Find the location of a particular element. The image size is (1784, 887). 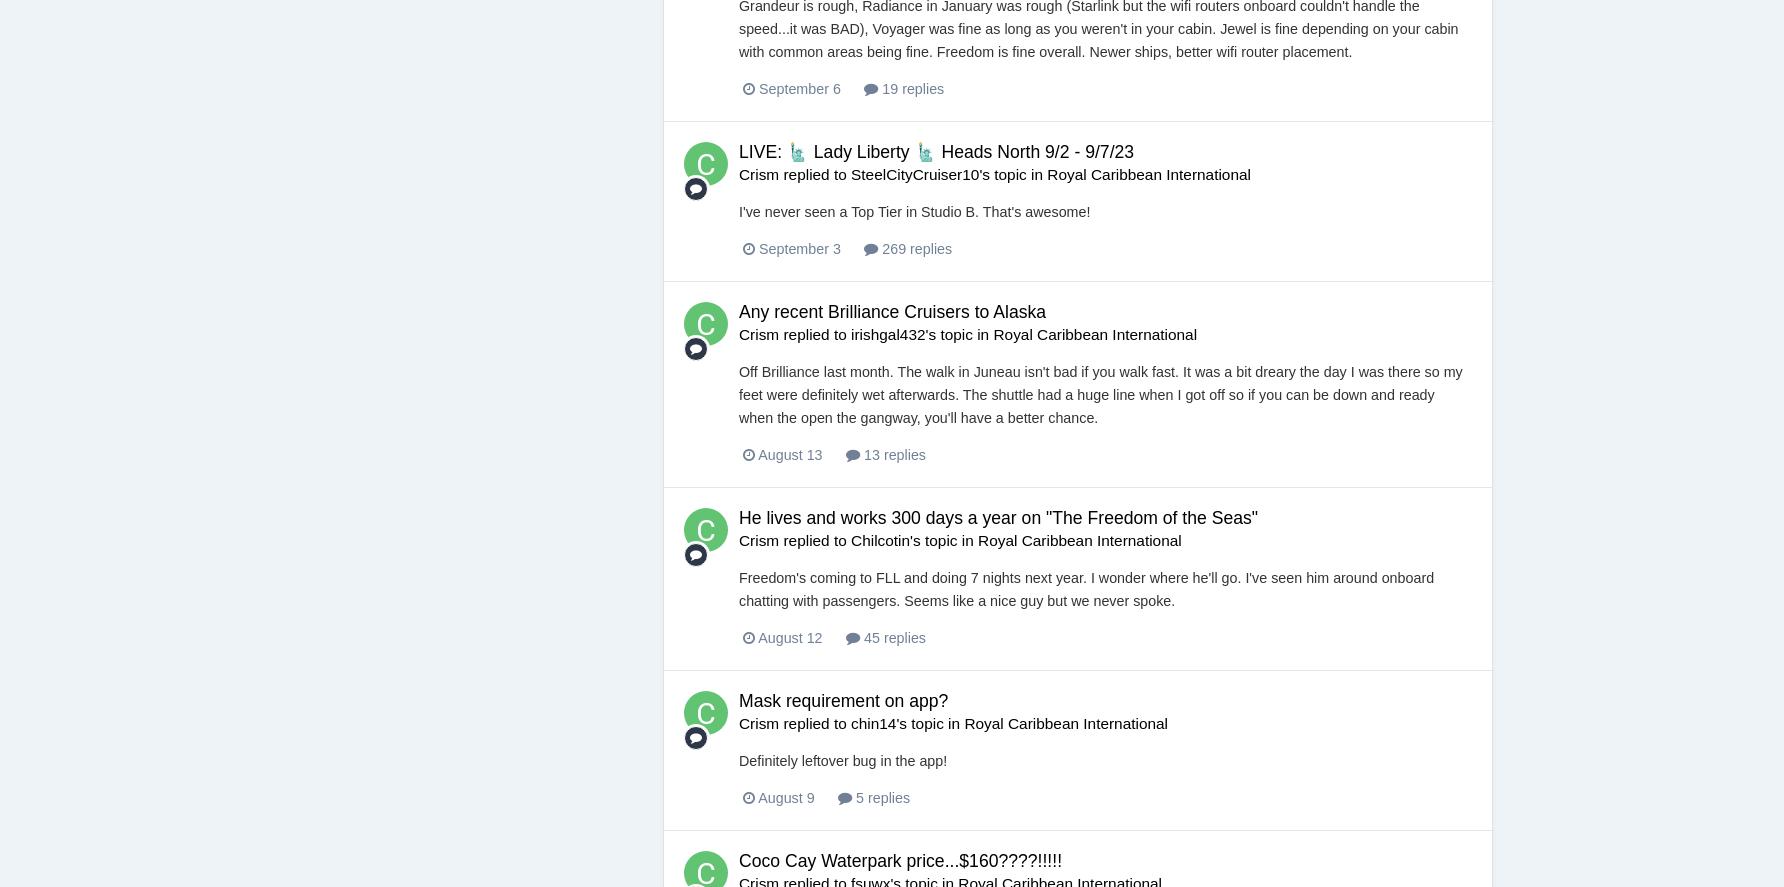

'45 replies' is located at coordinates (893, 637).